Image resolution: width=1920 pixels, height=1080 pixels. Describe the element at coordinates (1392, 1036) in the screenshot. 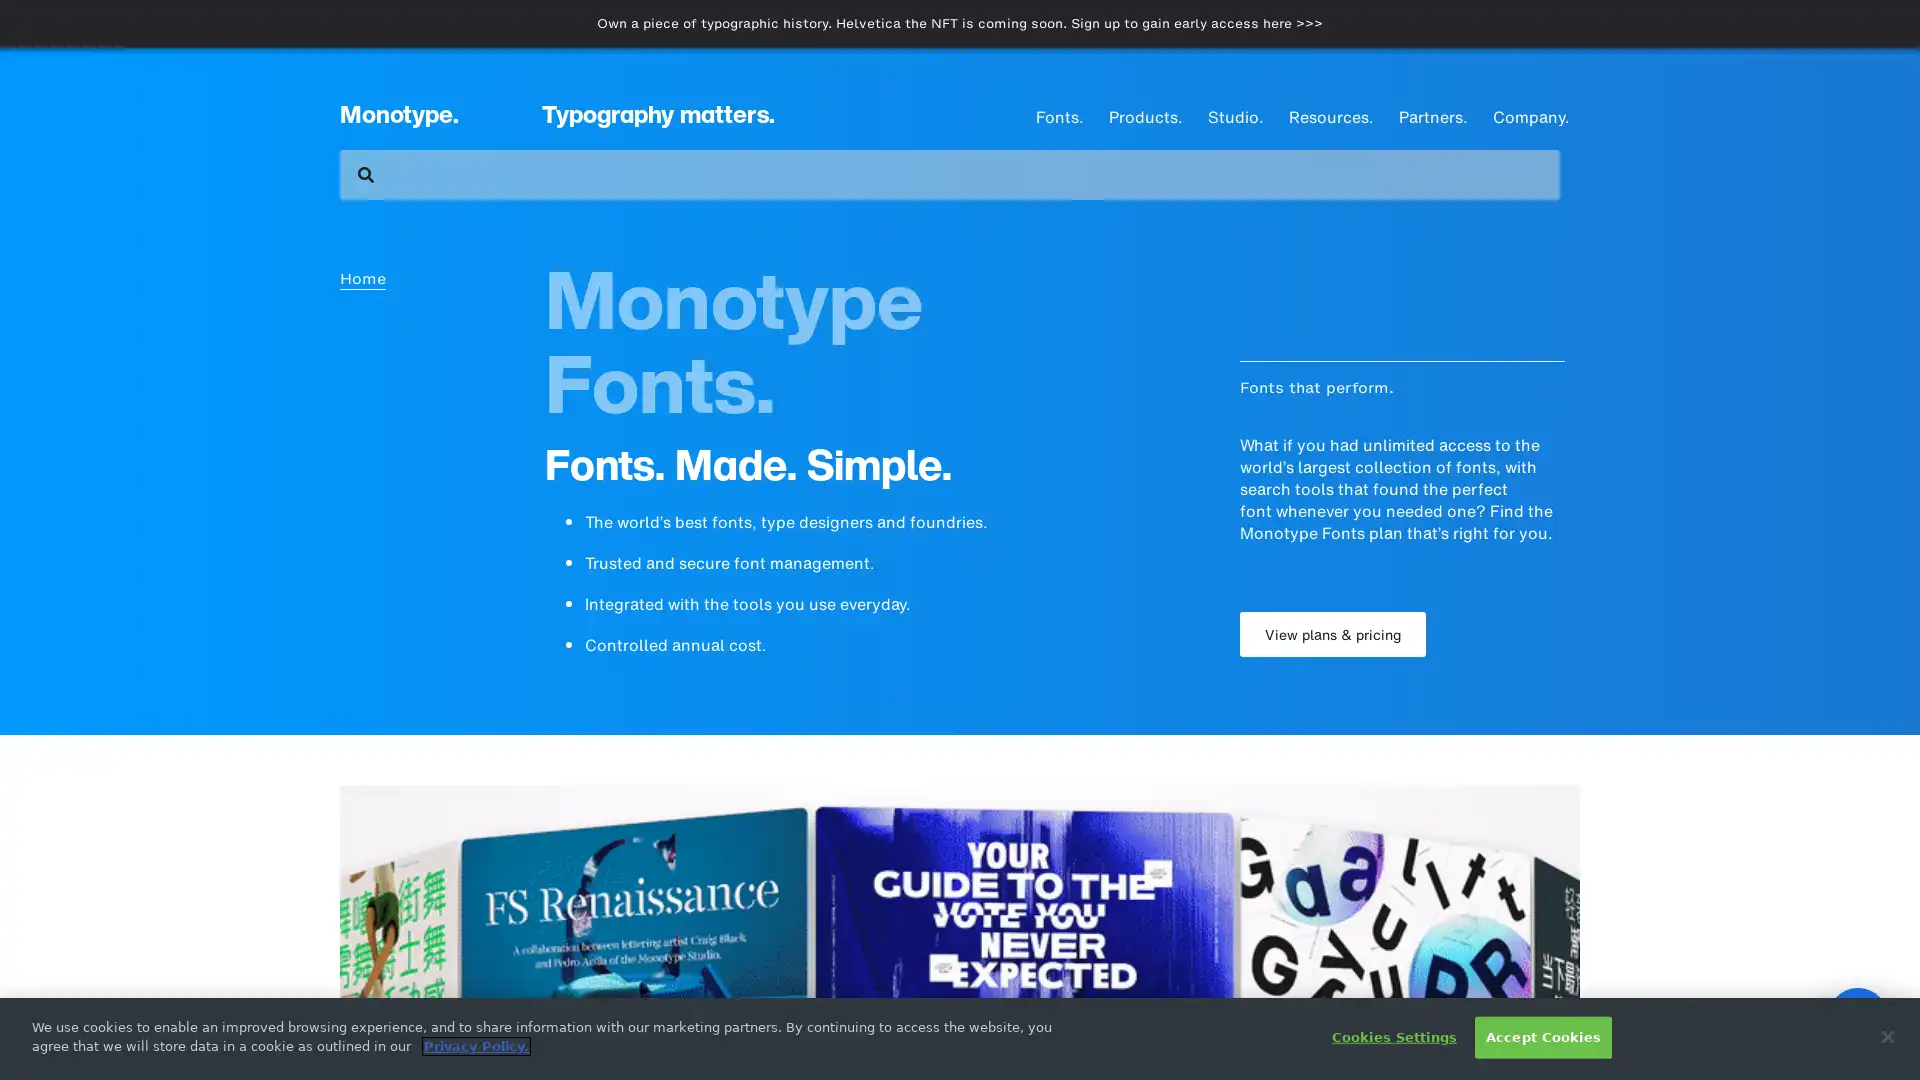

I see `Cookies Settings` at that location.